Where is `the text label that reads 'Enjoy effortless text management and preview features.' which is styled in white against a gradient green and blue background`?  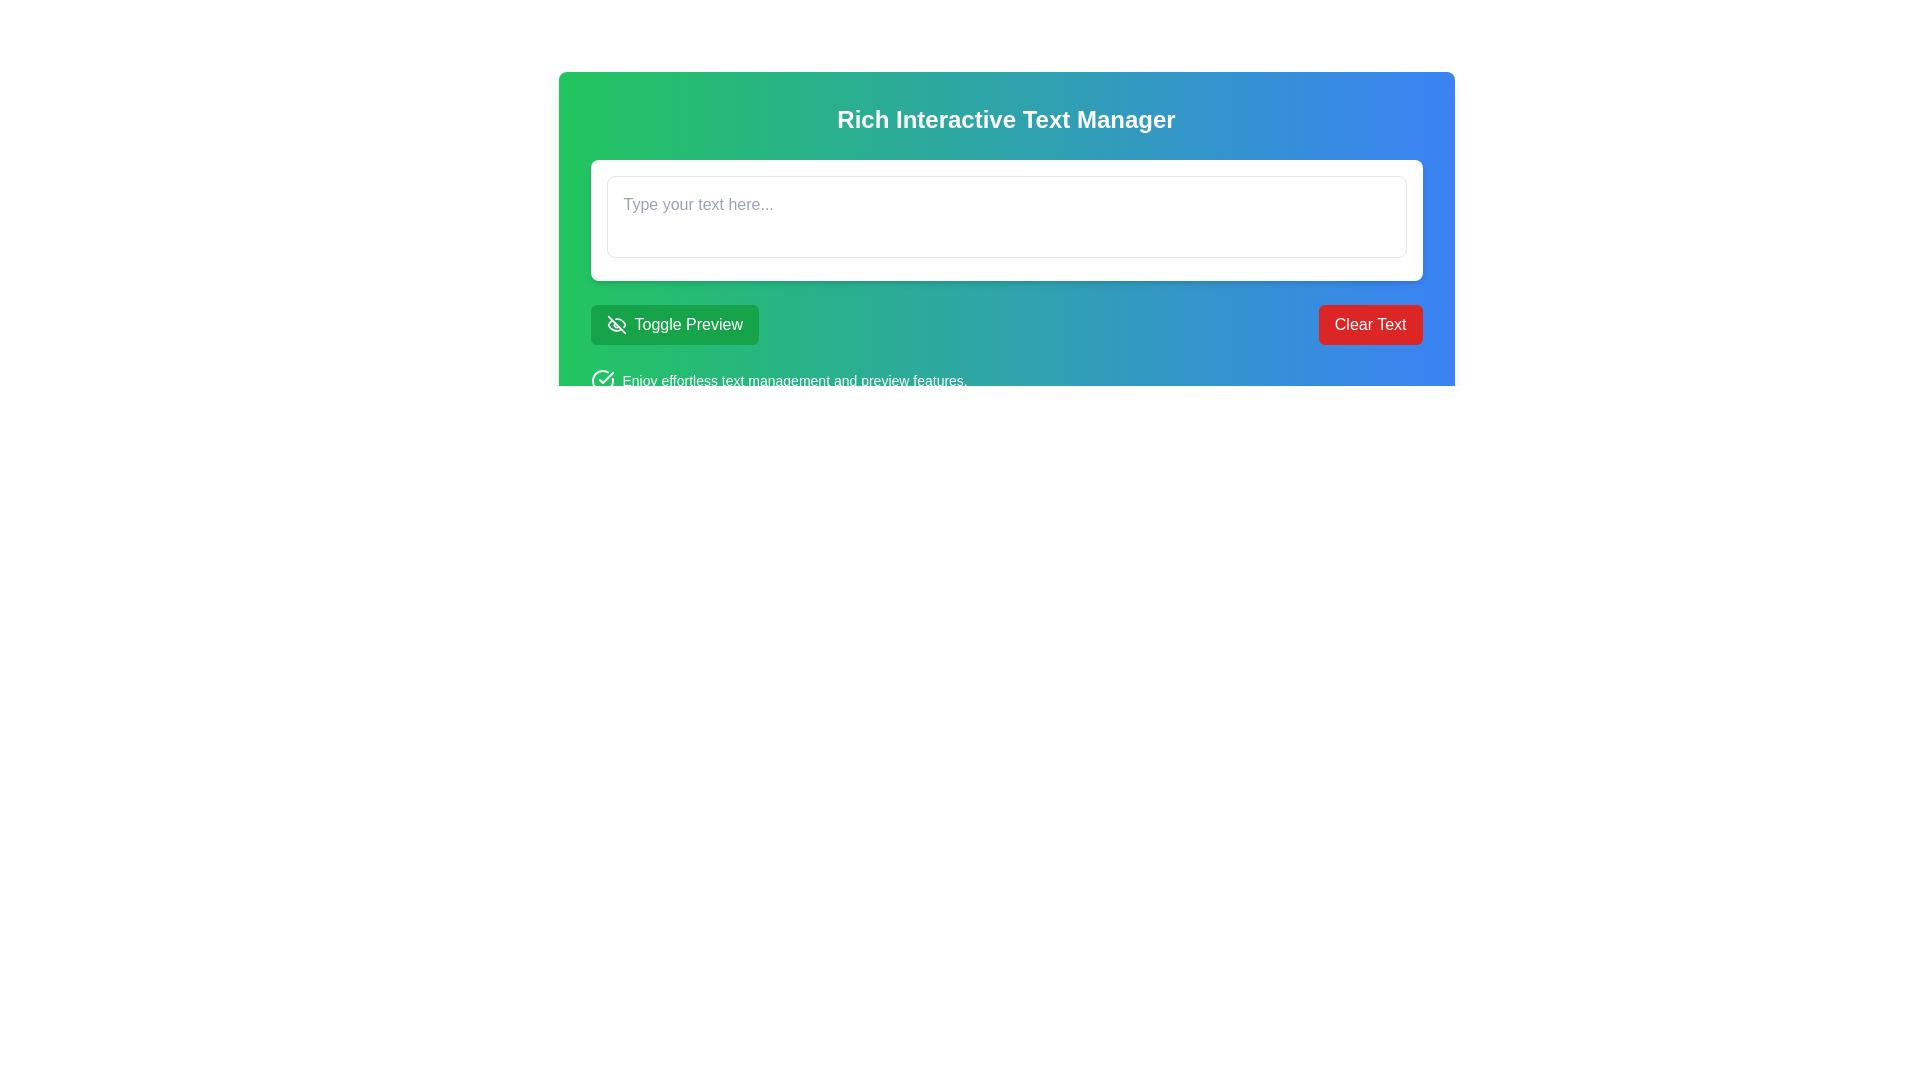
the text label that reads 'Enjoy effortless text management and preview features.' which is styled in white against a gradient green and blue background is located at coordinates (794, 381).